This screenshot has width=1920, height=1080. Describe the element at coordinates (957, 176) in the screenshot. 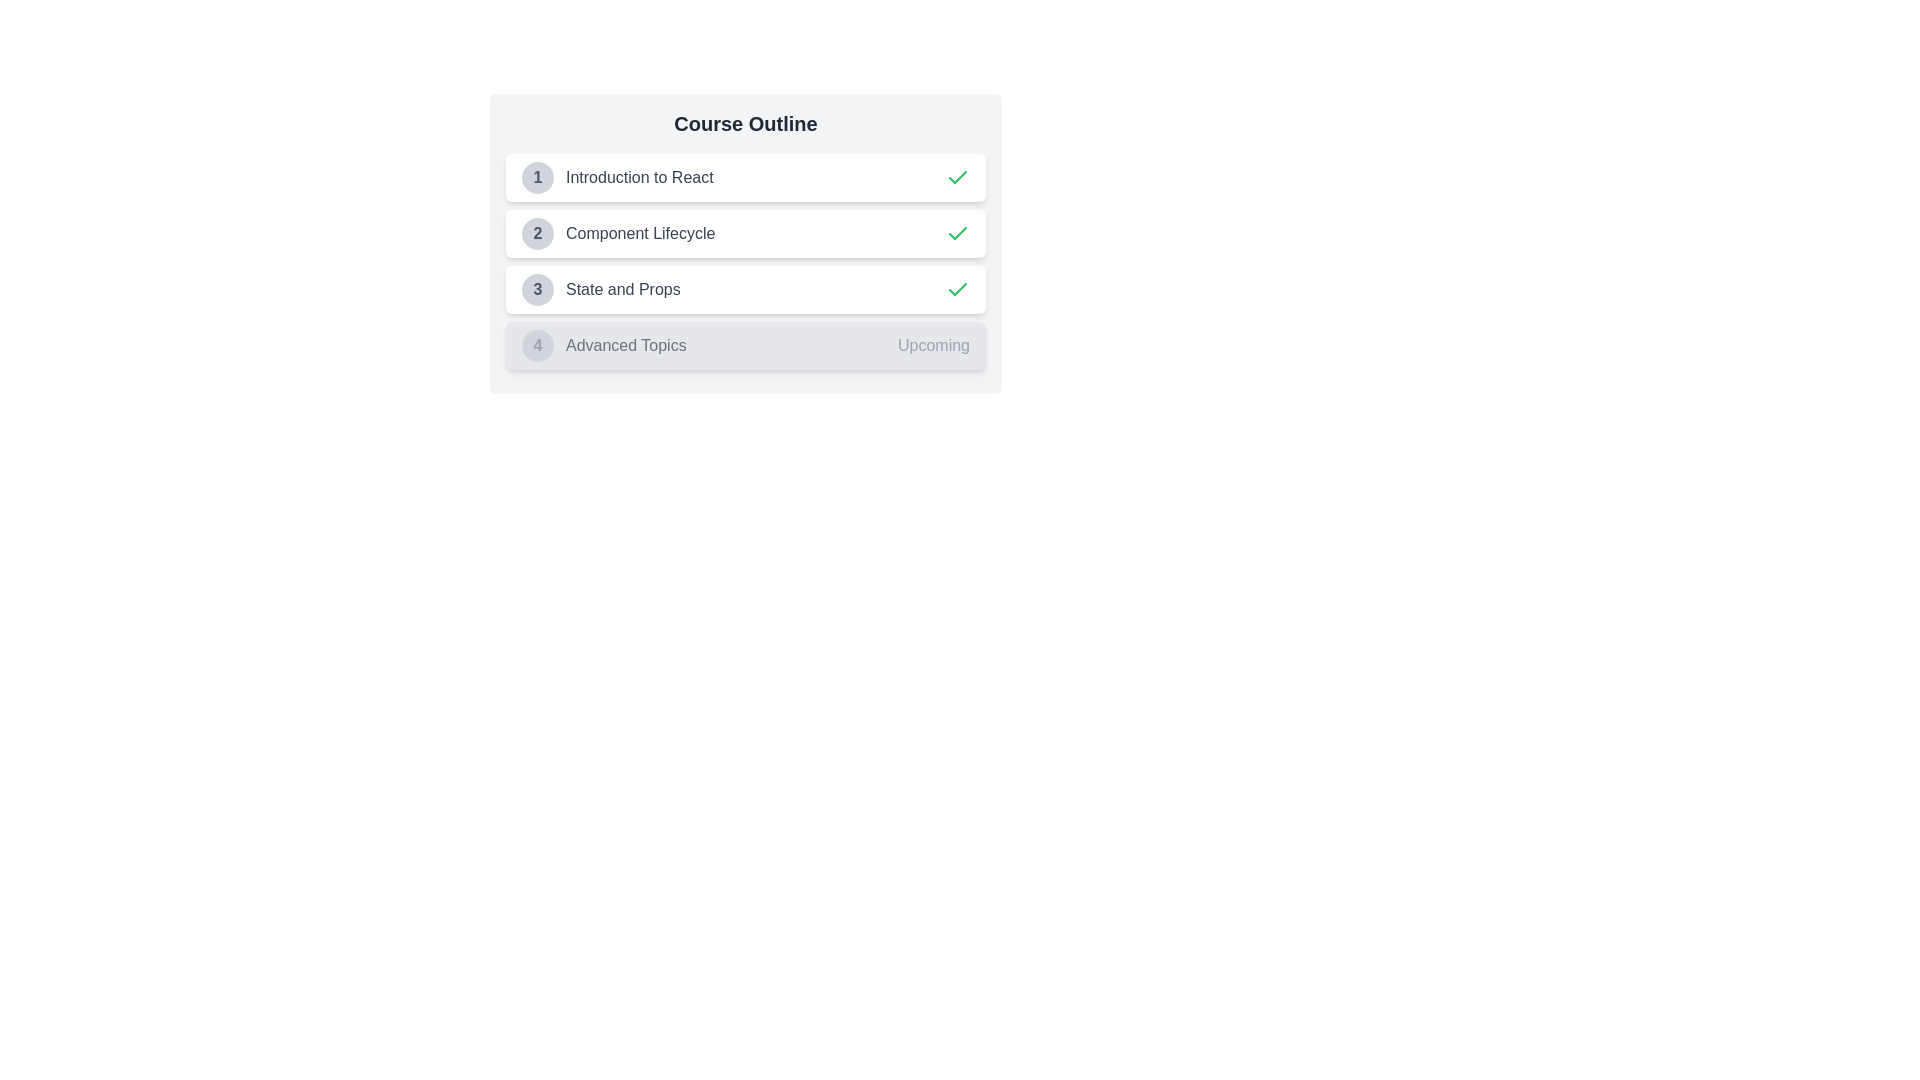

I see `the checkmark icon indicating a completed or verified state for the second item in the 'Course Outline' list` at that location.